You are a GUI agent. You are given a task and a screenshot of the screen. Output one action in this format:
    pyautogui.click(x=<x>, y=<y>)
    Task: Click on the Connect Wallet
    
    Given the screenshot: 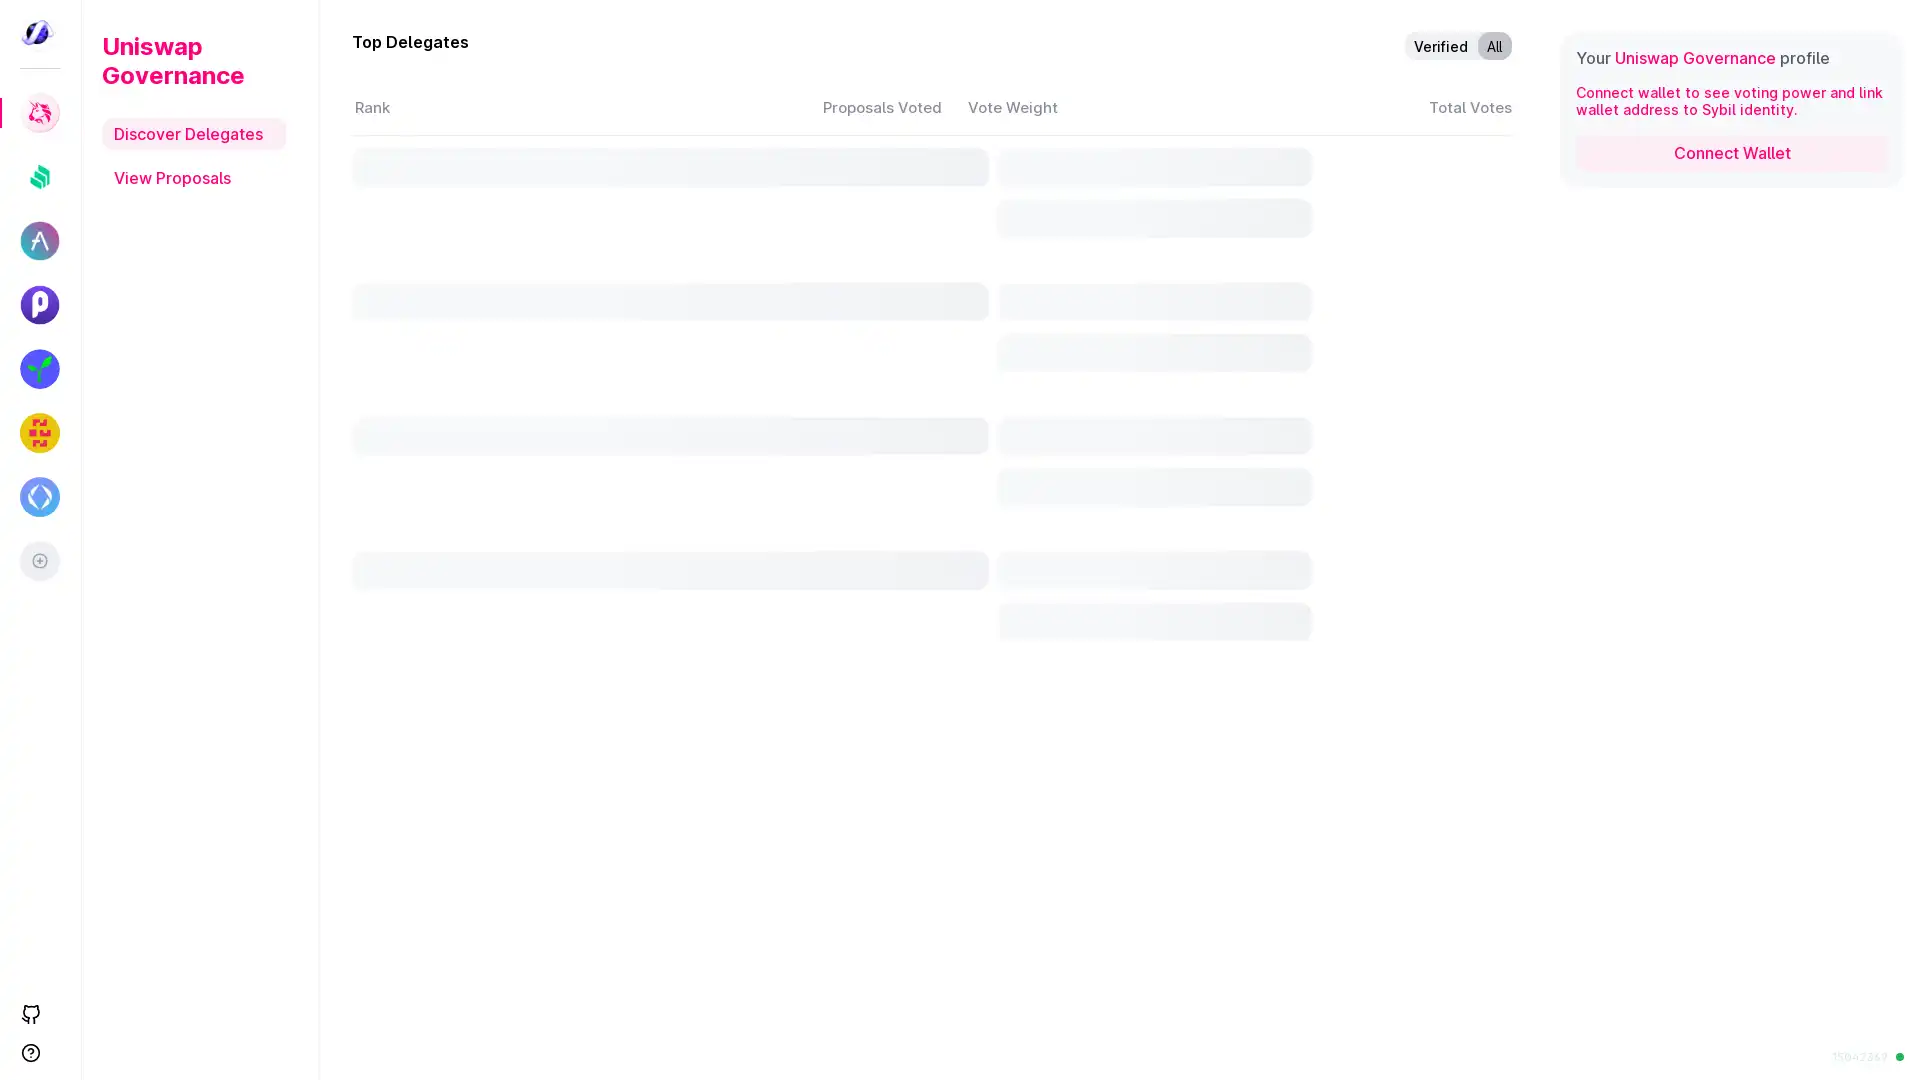 What is the action you would take?
    pyautogui.click(x=1731, y=152)
    